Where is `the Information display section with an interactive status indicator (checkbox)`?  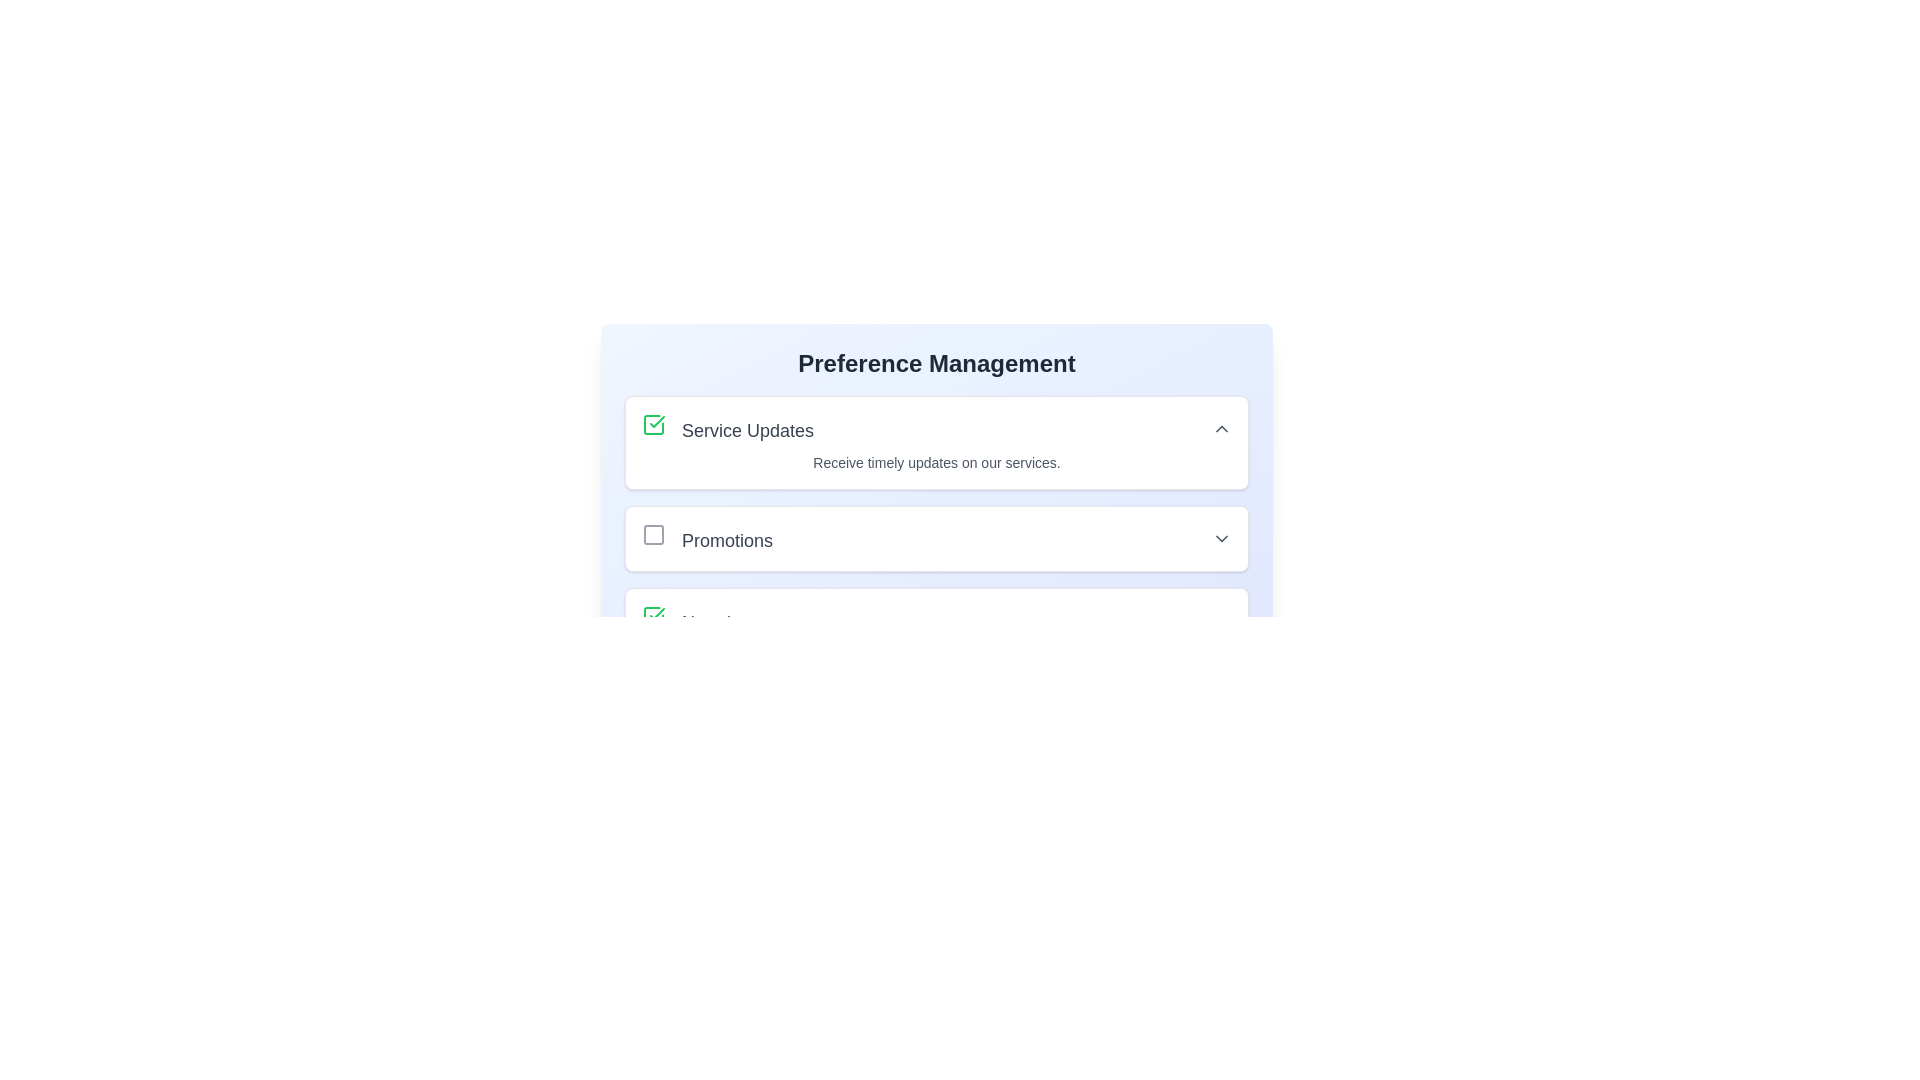
the Information display section with an interactive status indicator (checkbox) is located at coordinates (935, 442).